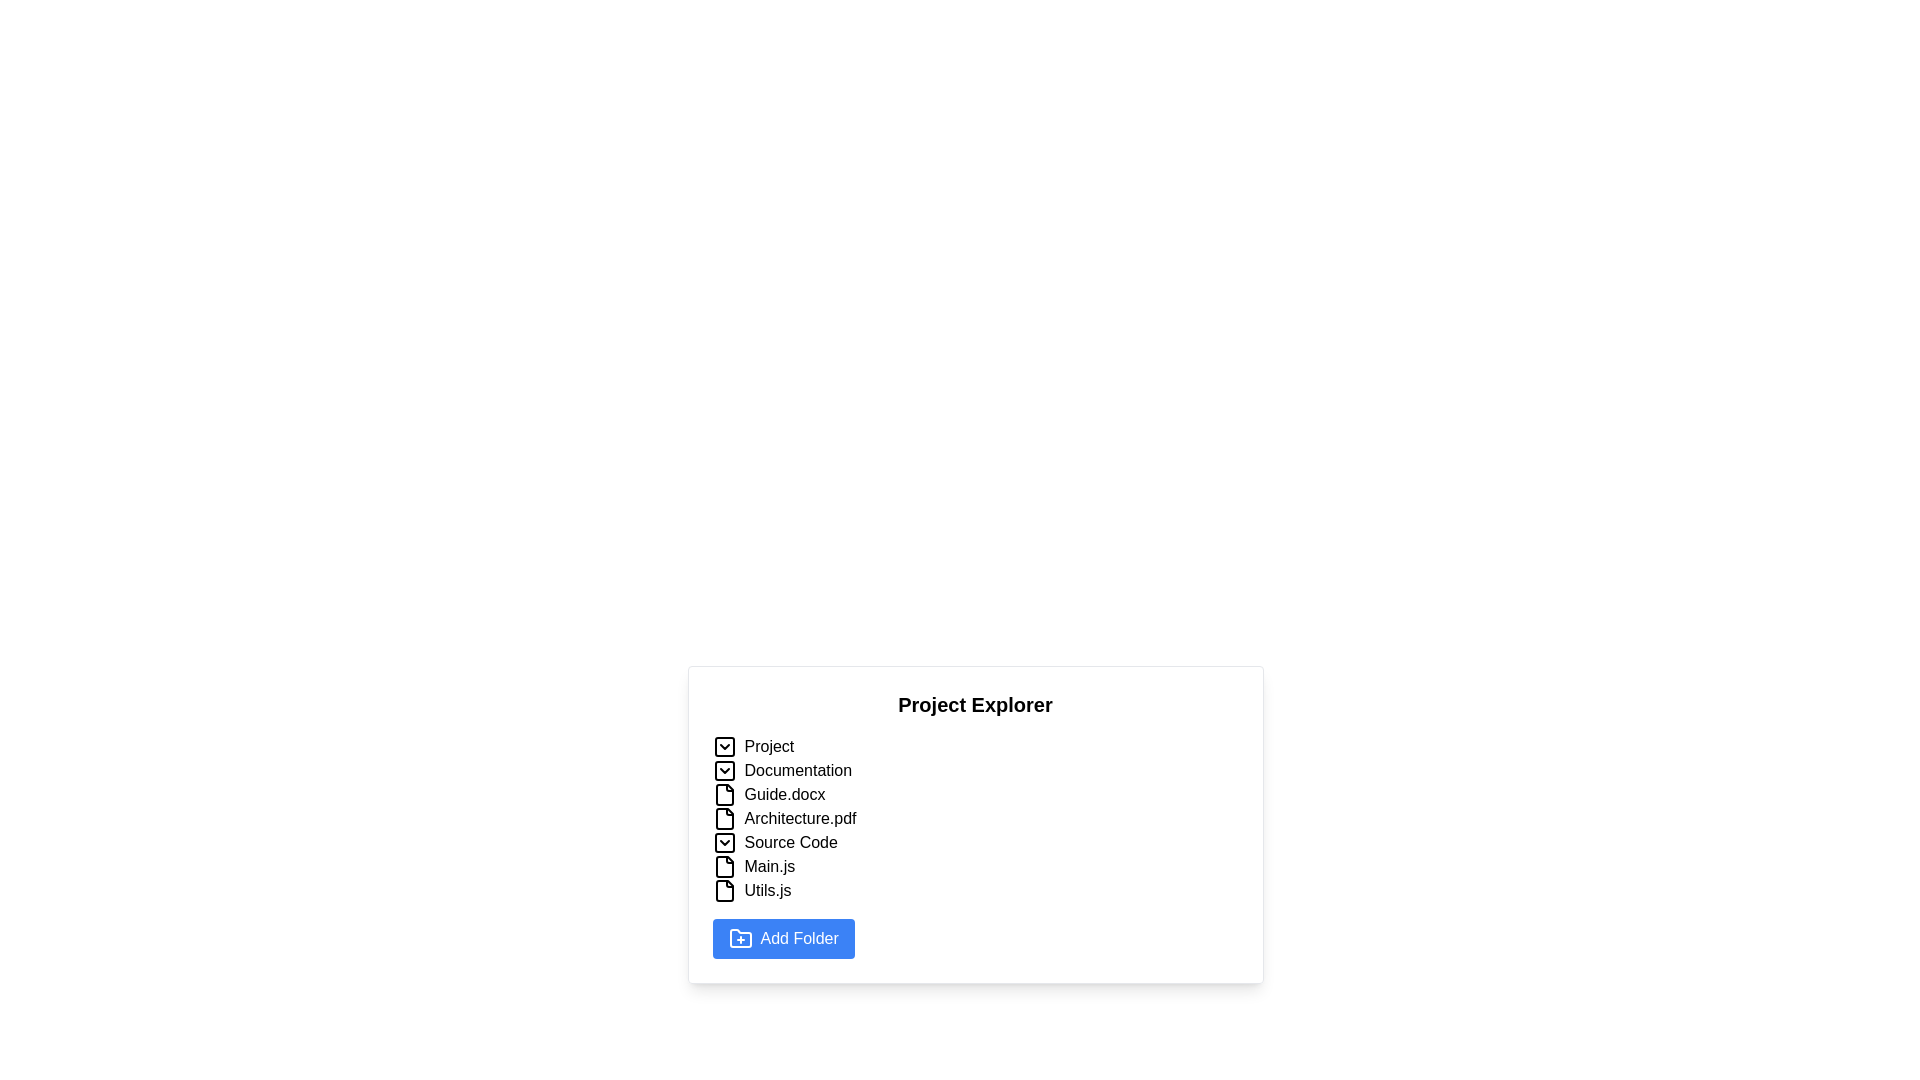  I want to click on the 'Main.js' file icon, so click(723, 866).